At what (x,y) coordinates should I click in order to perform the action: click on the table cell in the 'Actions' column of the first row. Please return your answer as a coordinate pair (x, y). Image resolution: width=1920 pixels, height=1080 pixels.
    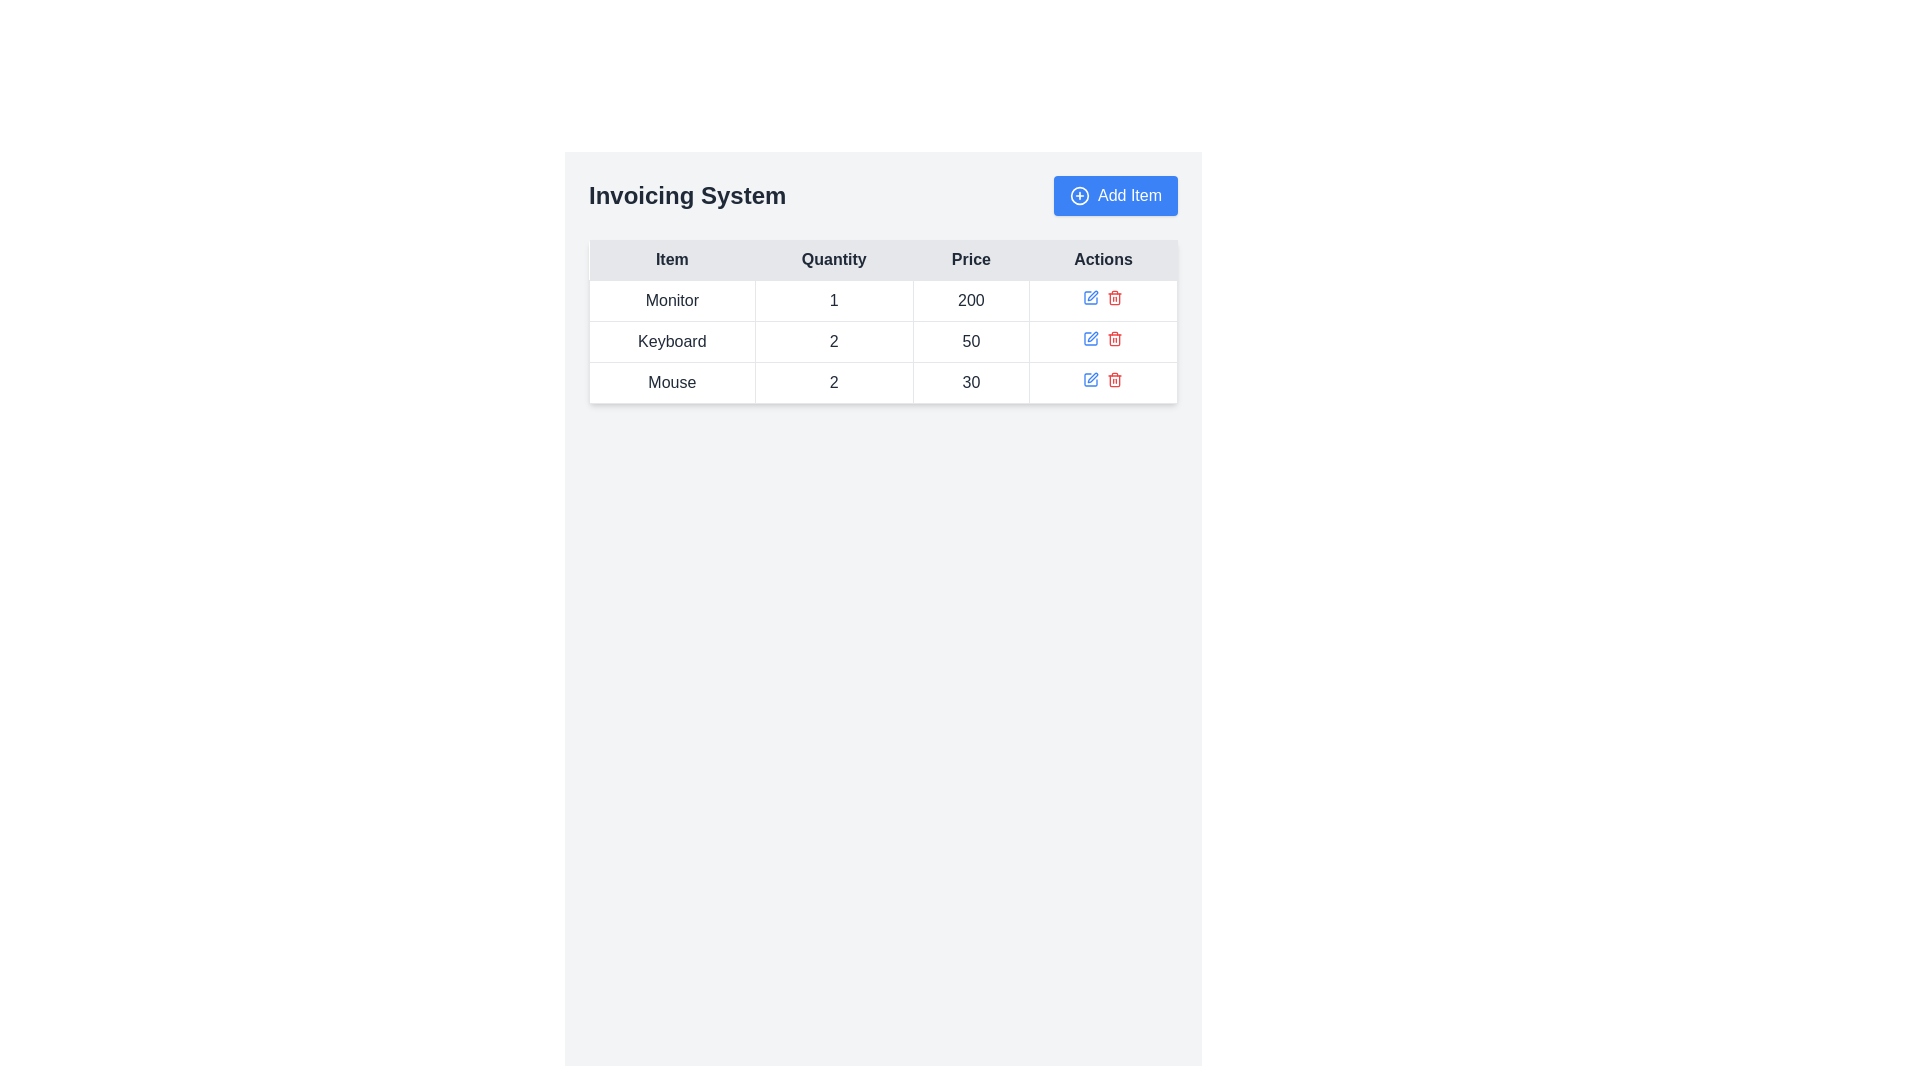
    Looking at the image, I should click on (1102, 300).